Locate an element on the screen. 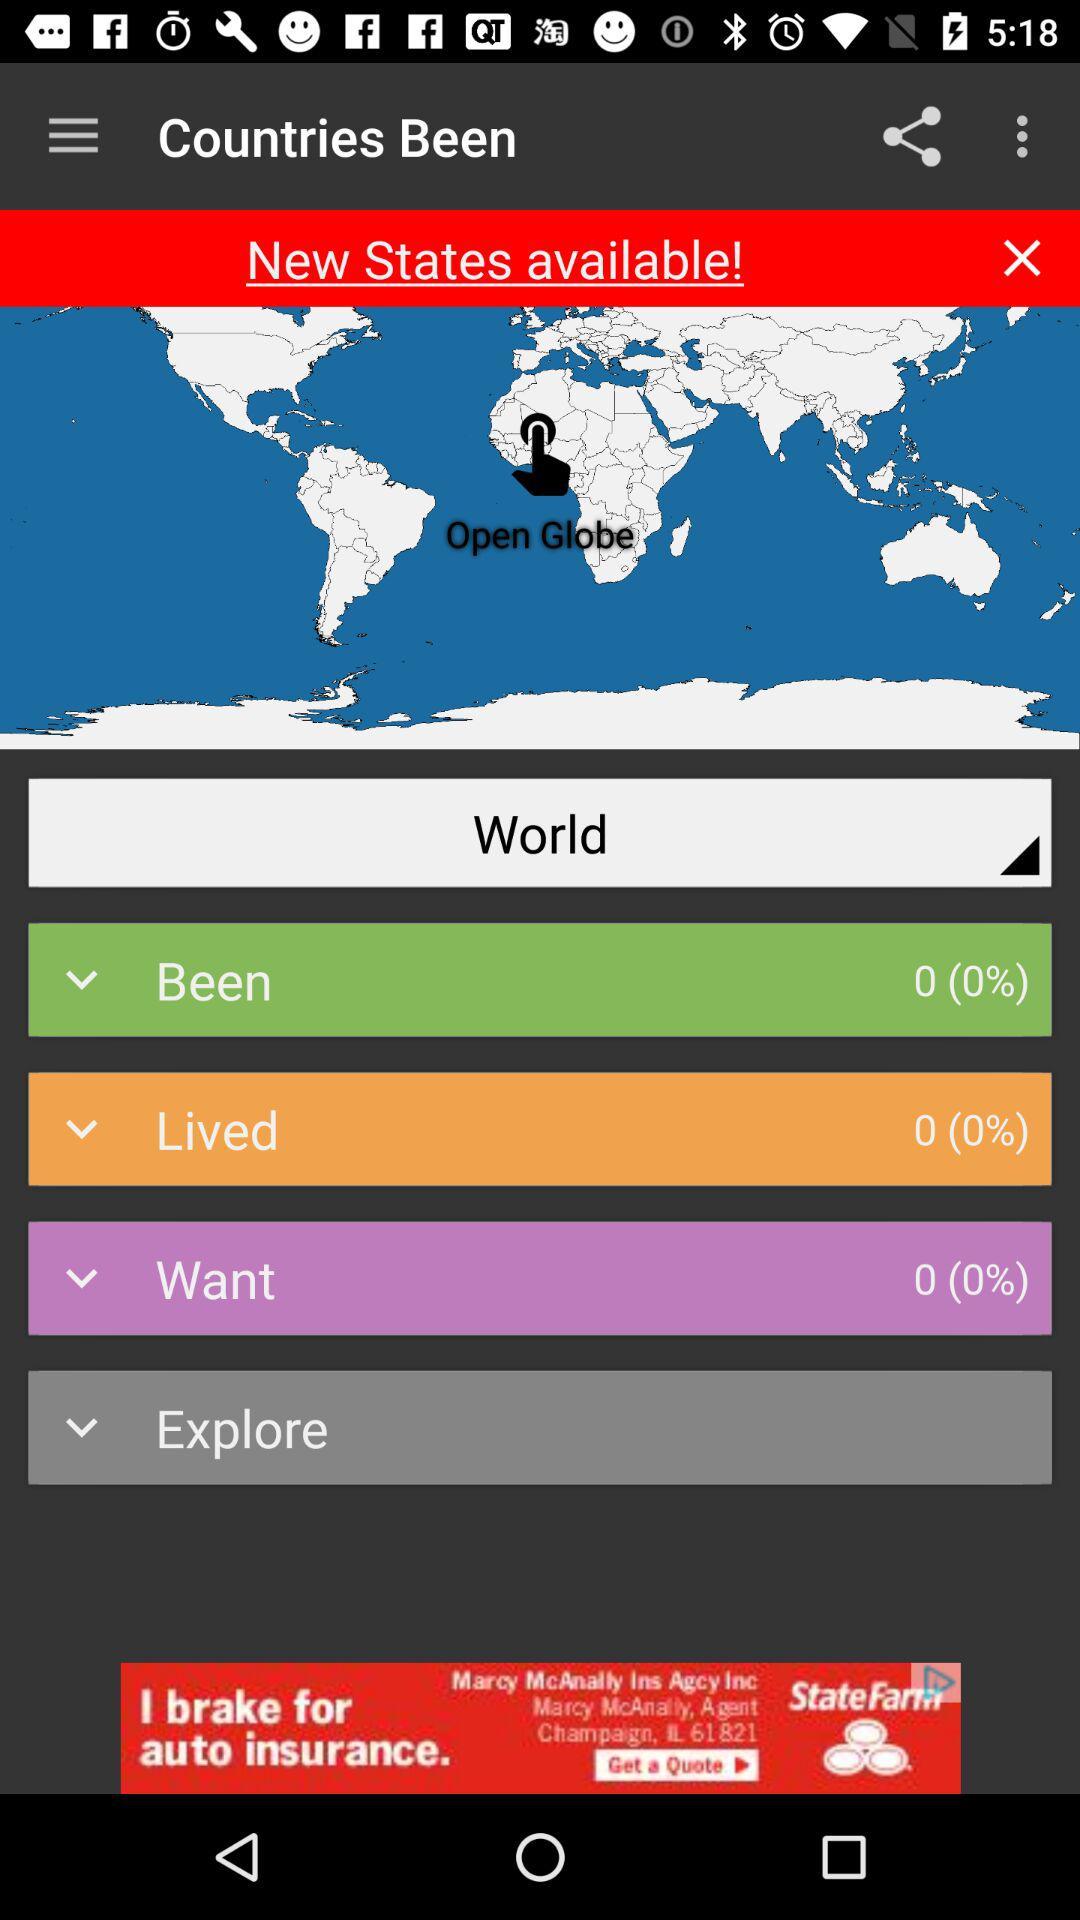 The height and width of the screenshot is (1920, 1080). x 's out of state updates is located at coordinates (1022, 257).